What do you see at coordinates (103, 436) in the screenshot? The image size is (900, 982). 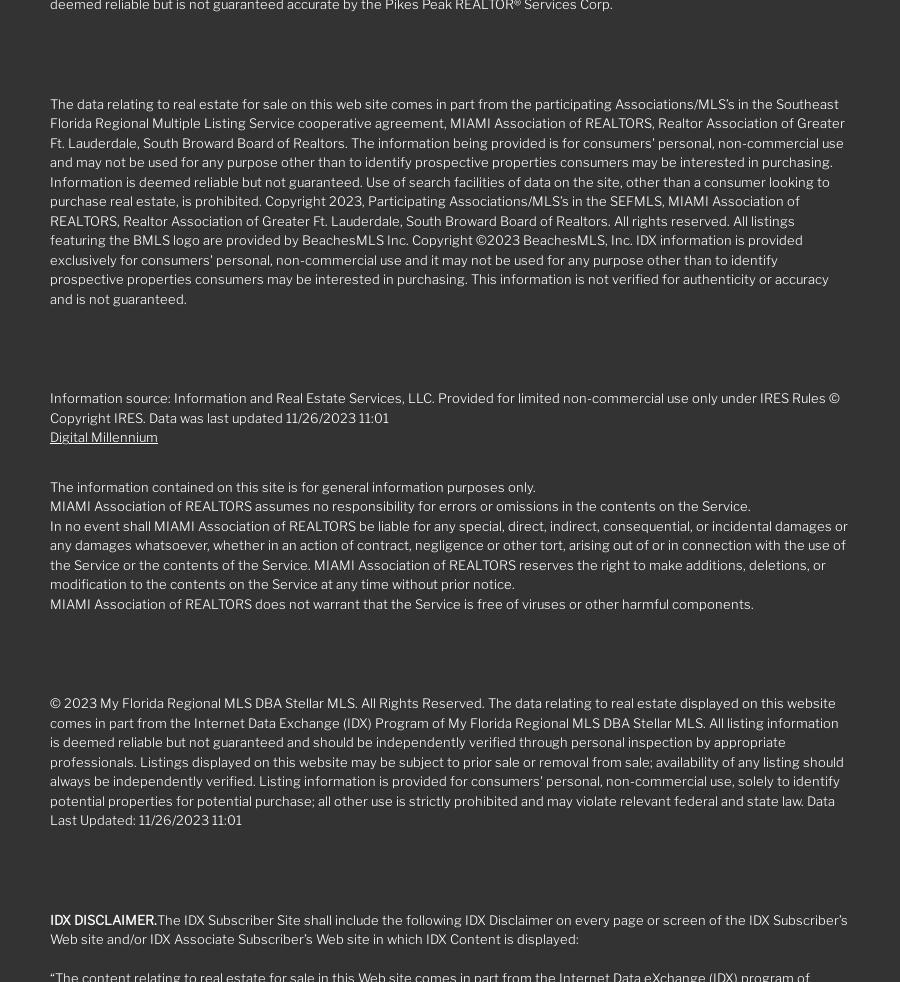 I see `'Digital Millennium'` at bounding box center [103, 436].